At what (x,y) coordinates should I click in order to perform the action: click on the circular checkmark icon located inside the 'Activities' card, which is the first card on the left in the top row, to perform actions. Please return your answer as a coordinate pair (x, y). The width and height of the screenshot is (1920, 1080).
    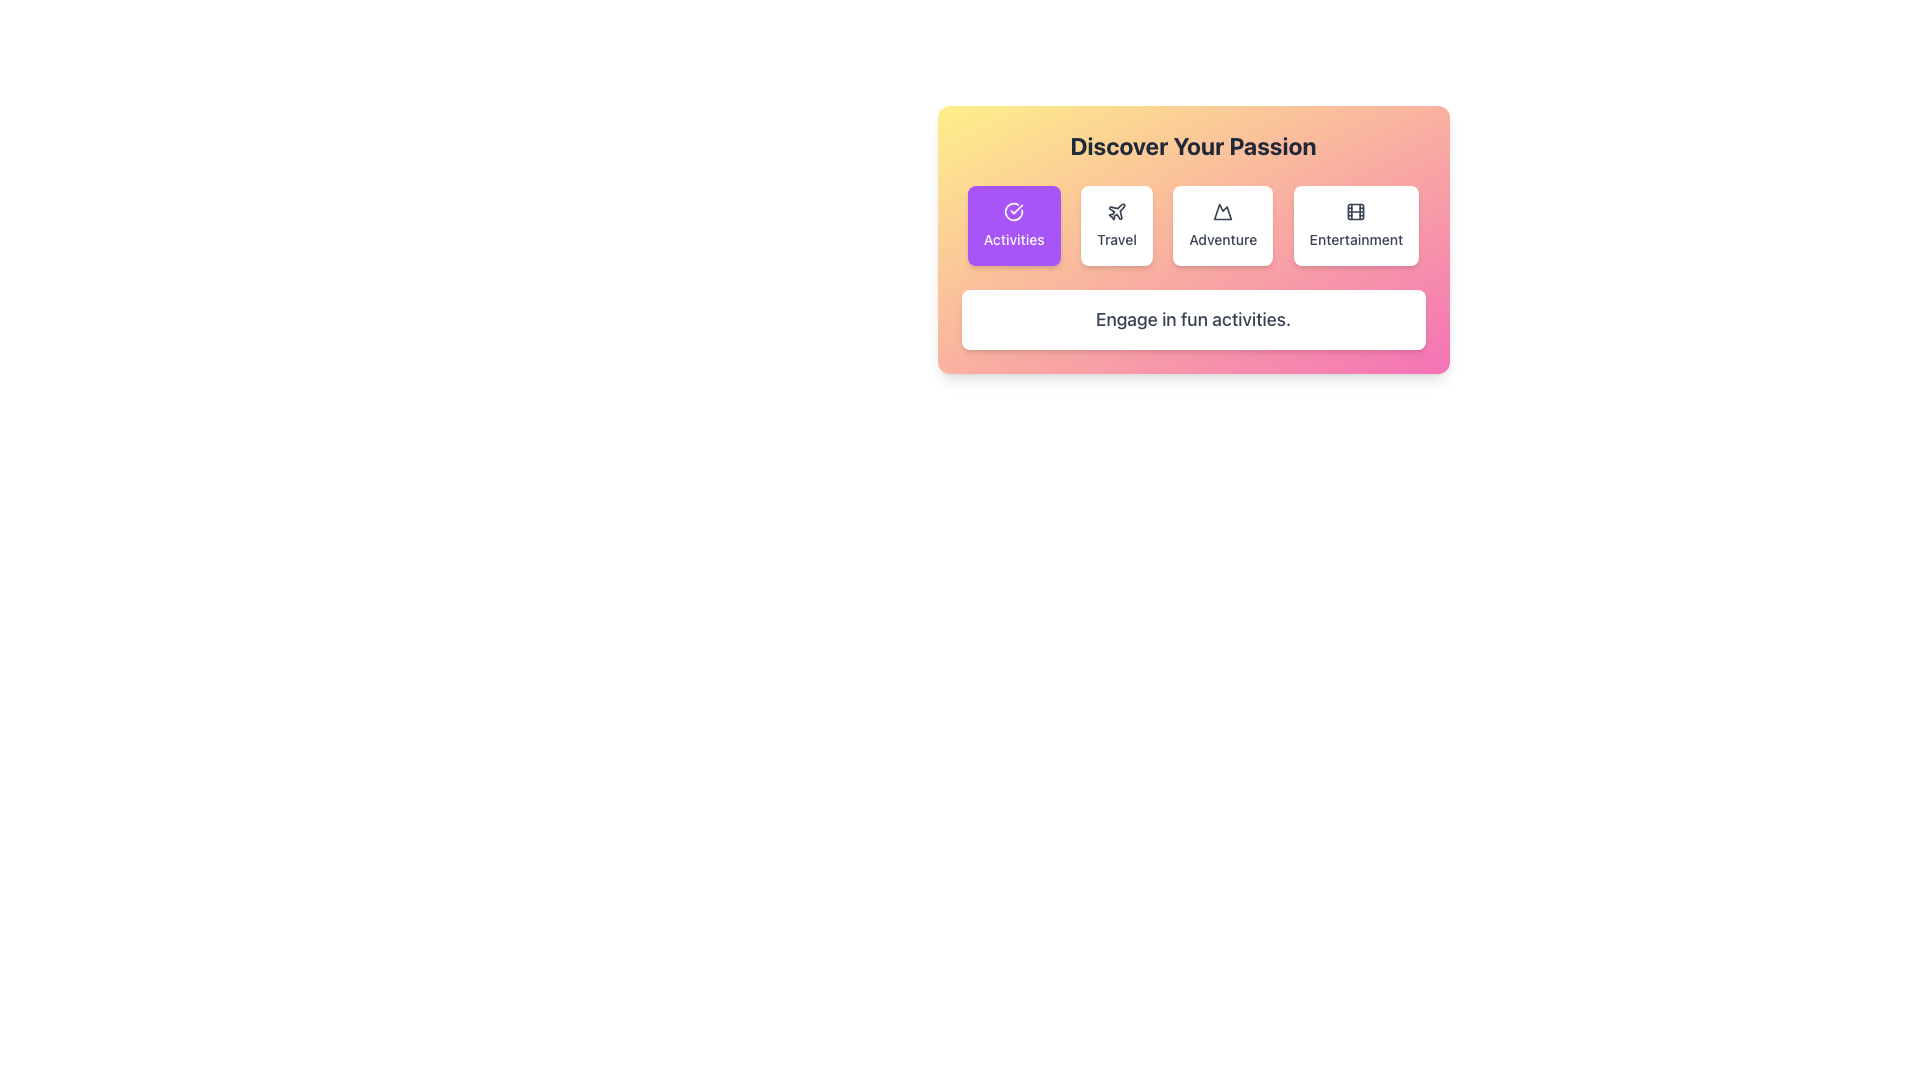
    Looking at the image, I should click on (1014, 212).